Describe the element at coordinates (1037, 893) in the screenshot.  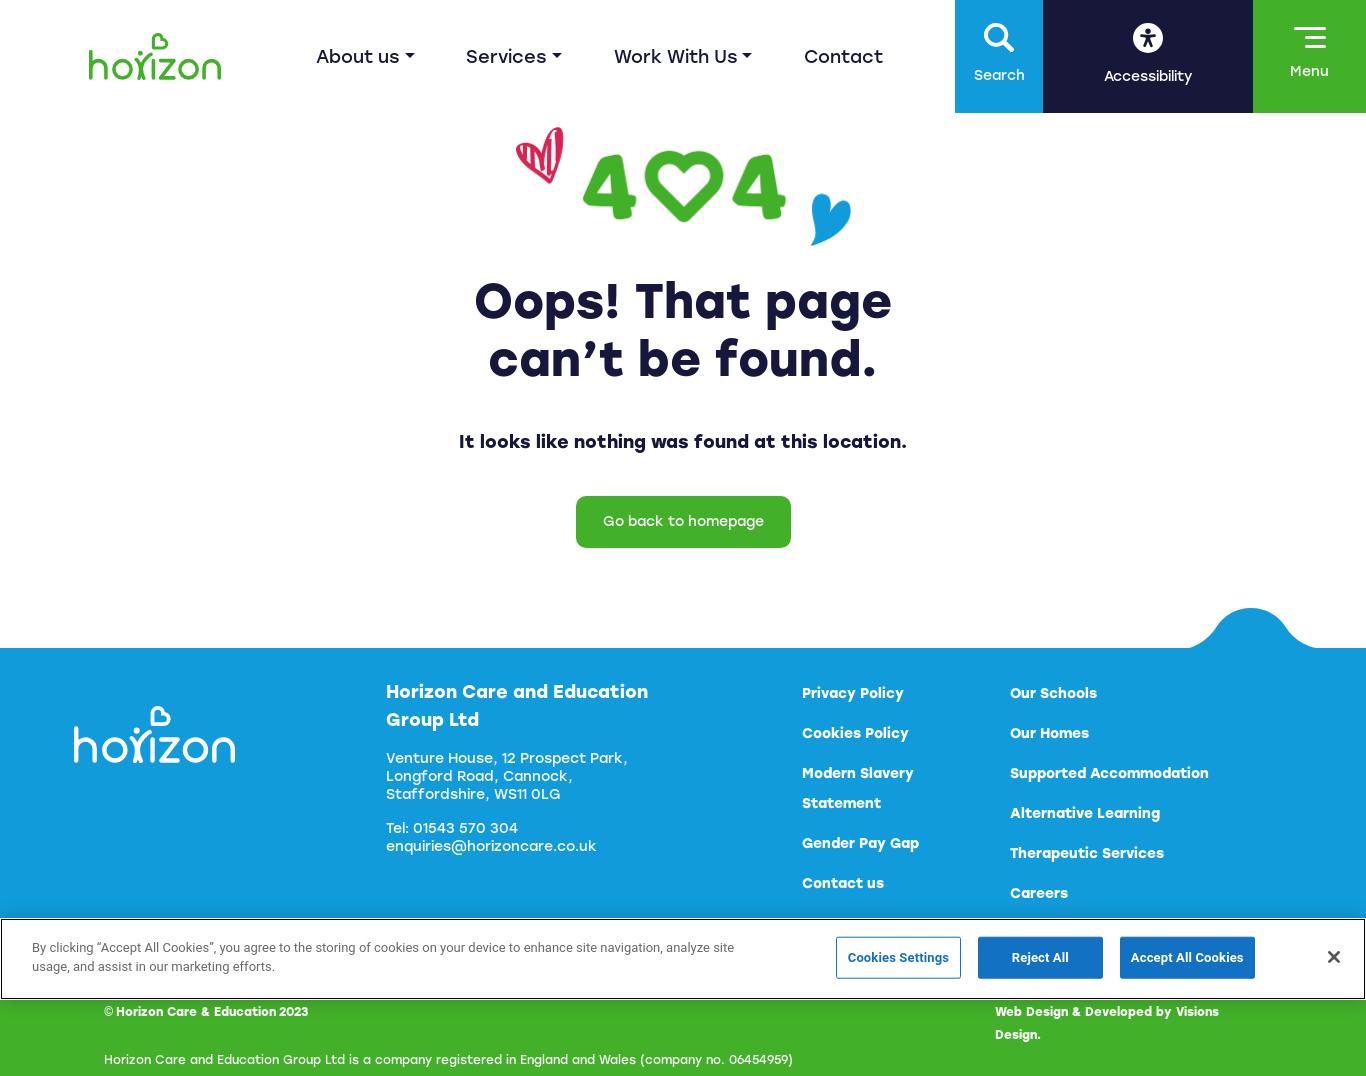
I see `'Careers'` at that location.